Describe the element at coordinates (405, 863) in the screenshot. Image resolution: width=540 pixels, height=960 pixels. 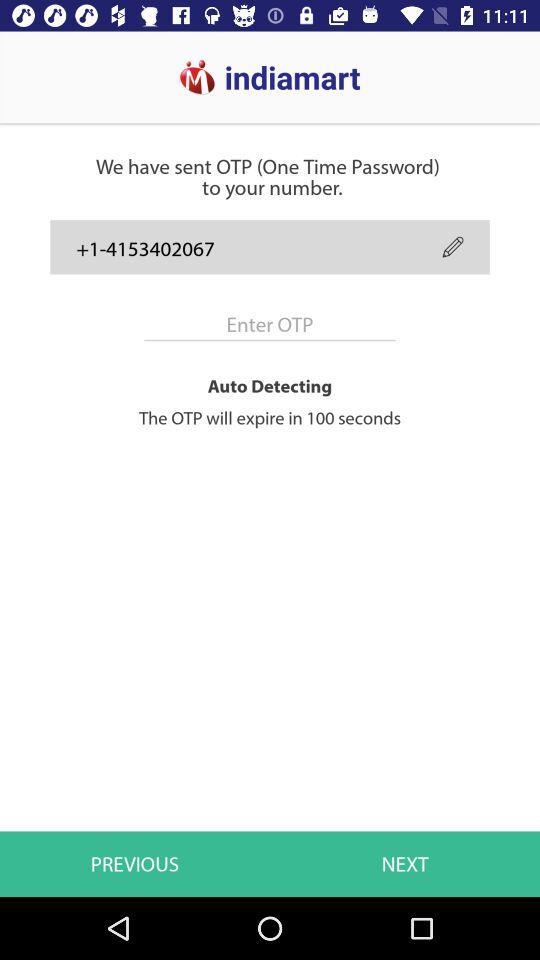
I see `the icon below the the otp will item` at that location.